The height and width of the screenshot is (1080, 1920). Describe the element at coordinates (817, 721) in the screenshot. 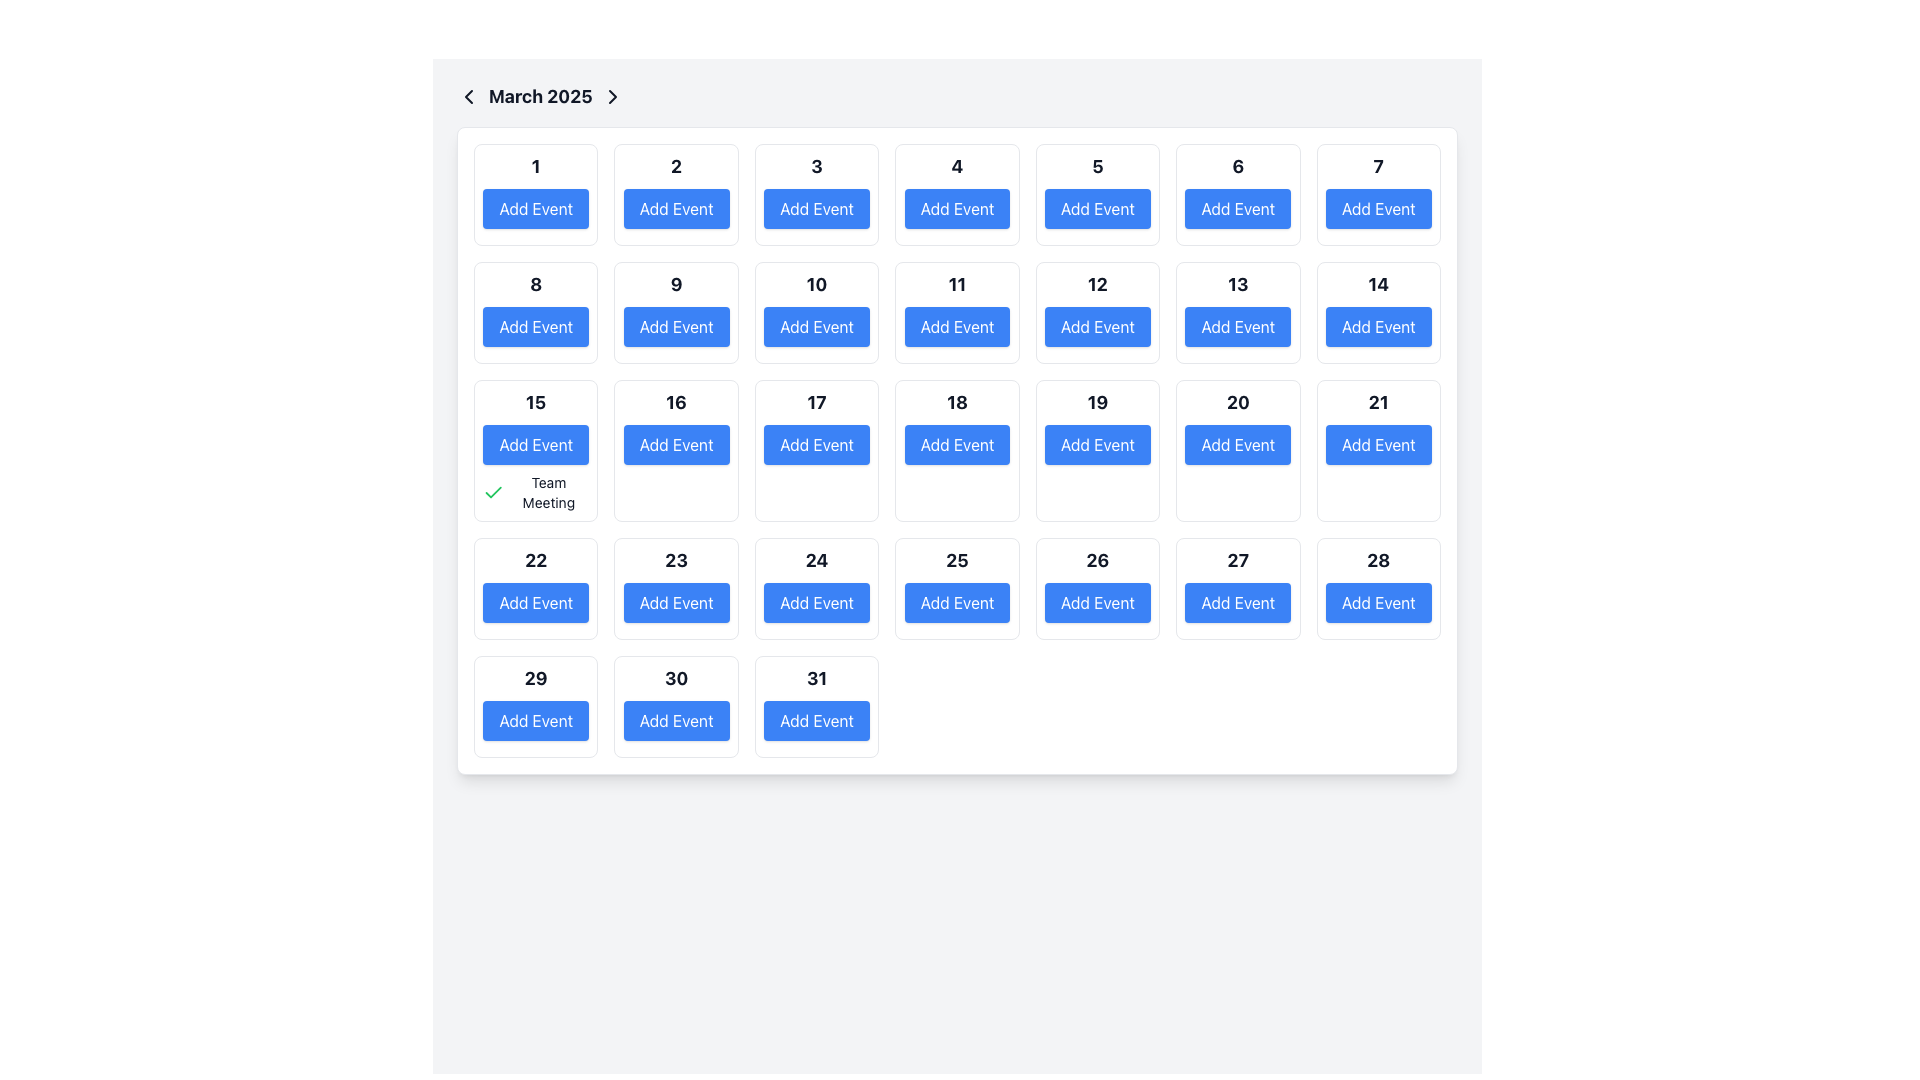

I see `the button located in the calendar cell for the date '31' to change its shade` at that location.